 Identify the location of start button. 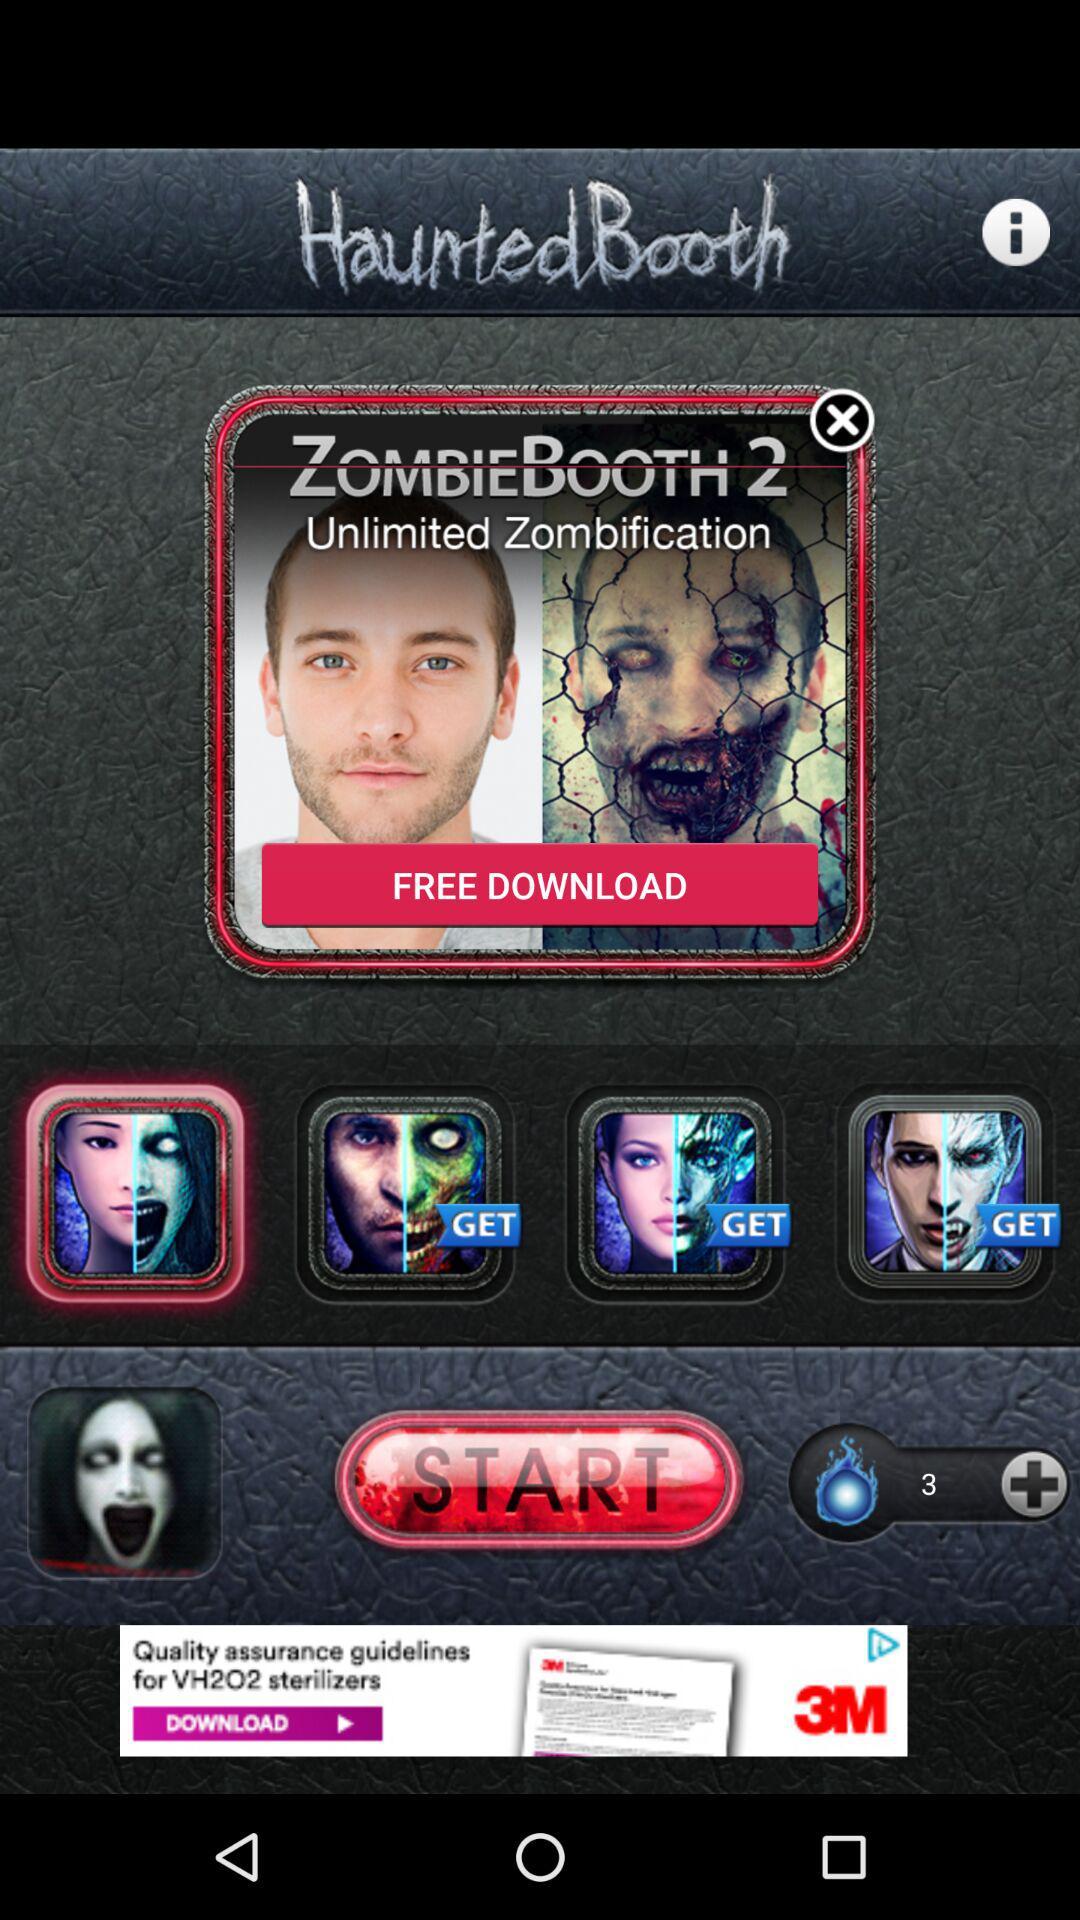
(538, 1483).